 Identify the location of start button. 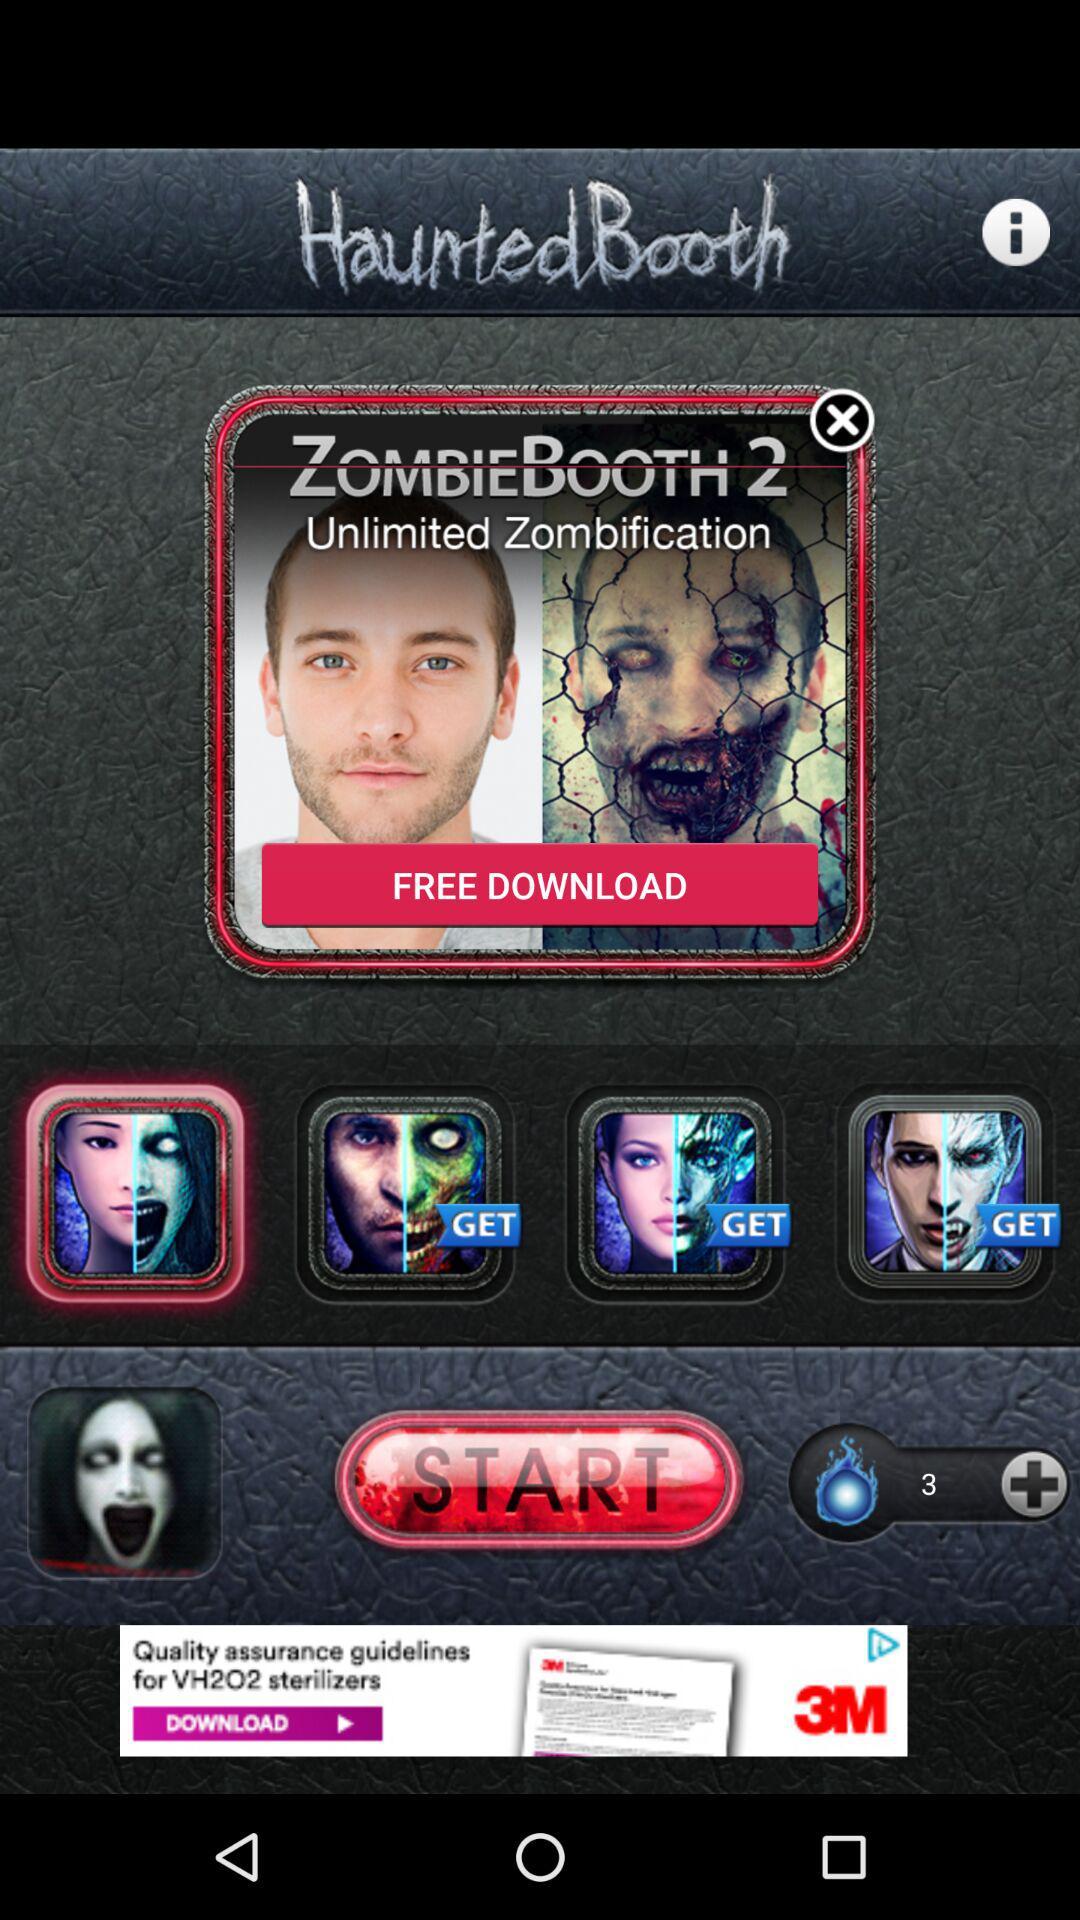
(538, 1483).